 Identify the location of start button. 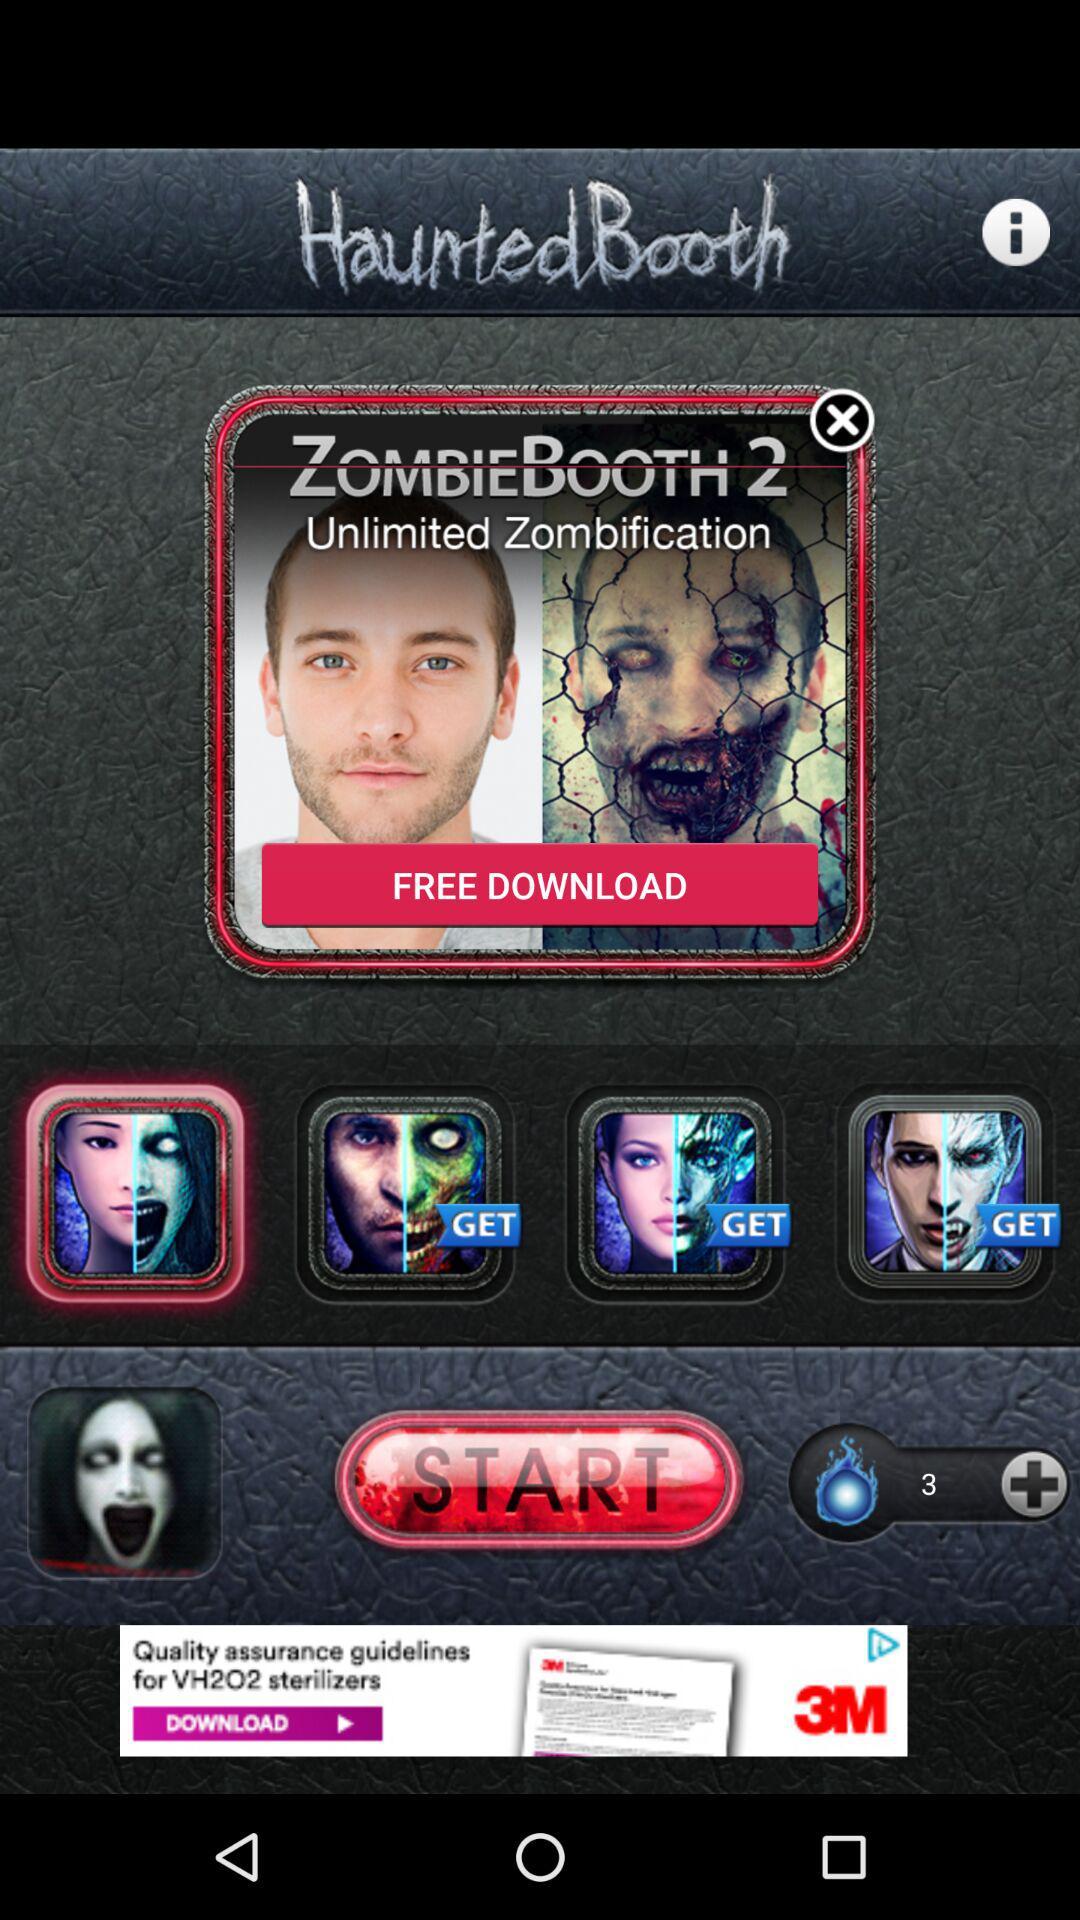
(538, 1483).